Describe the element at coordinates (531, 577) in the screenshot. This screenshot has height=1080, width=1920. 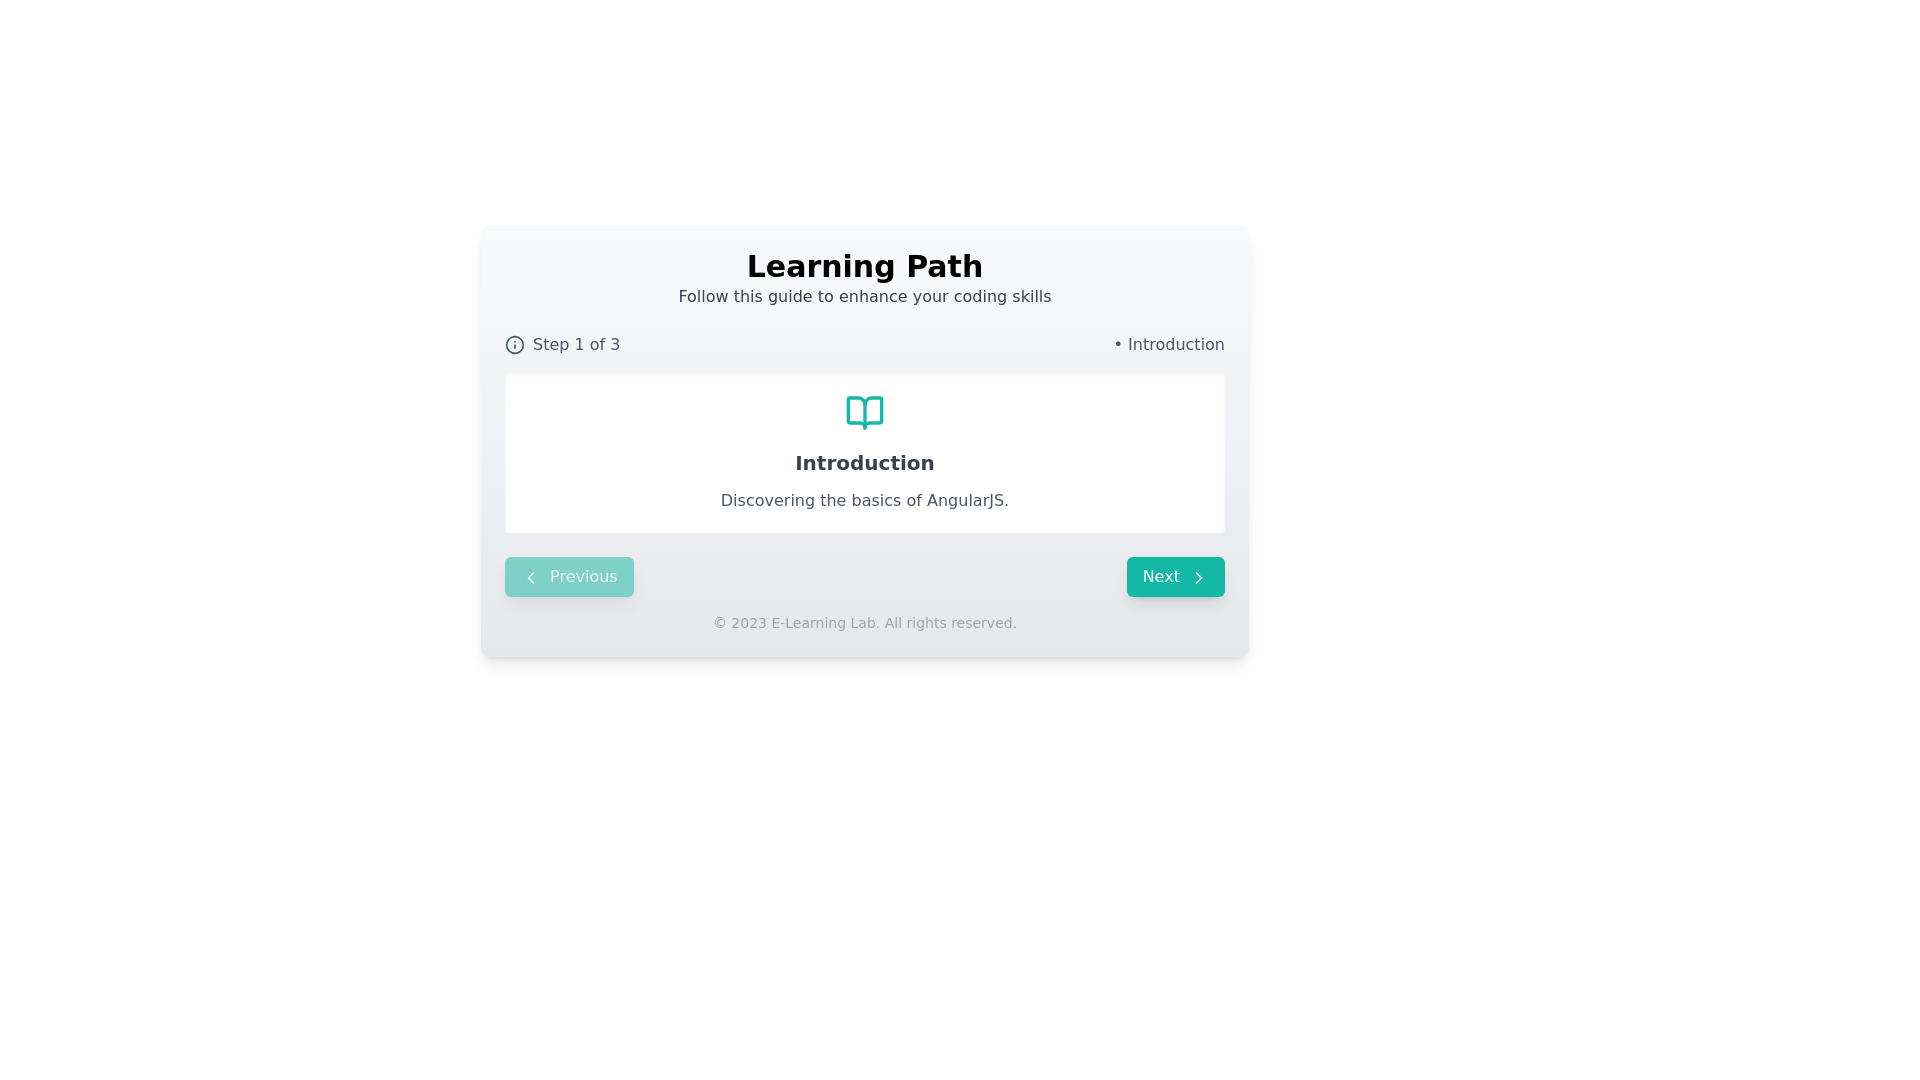
I see `keyboard navigation` at that location.